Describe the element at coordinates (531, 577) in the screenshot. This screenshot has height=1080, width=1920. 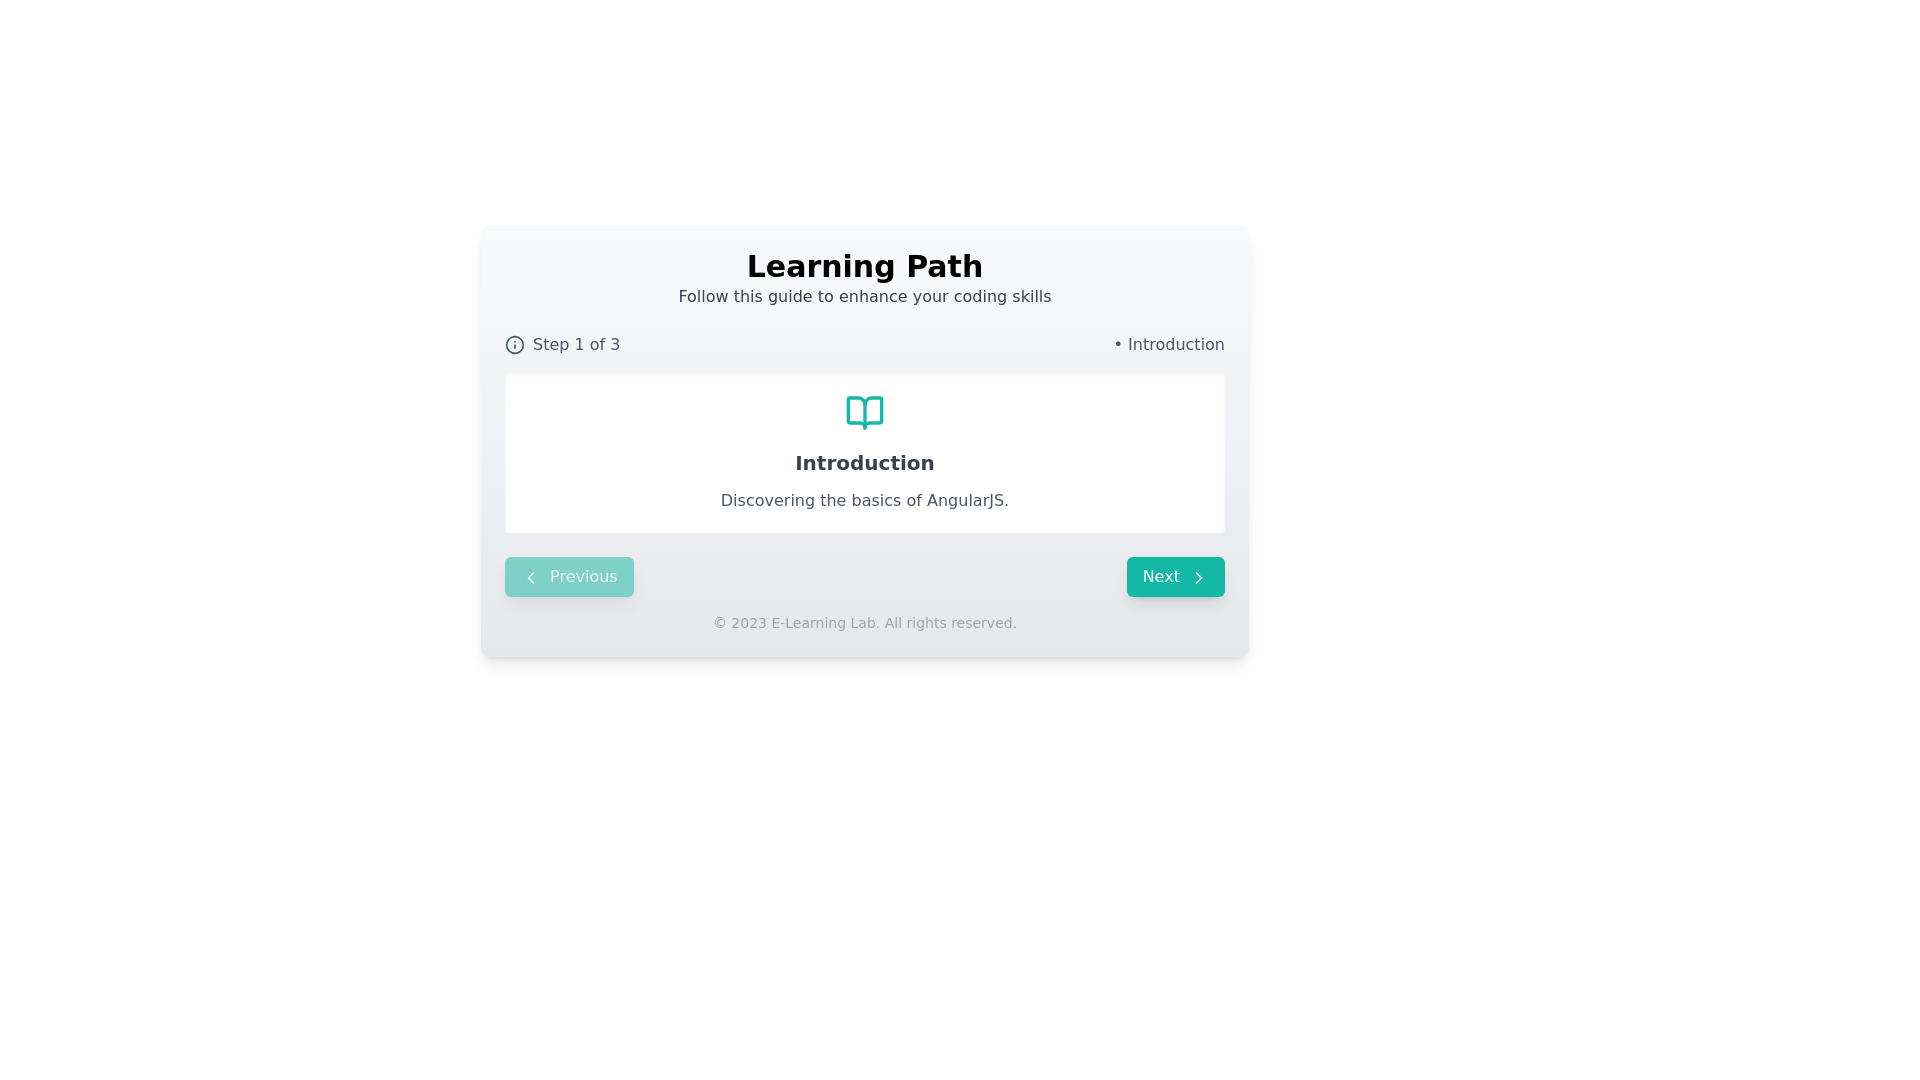
I see `keyboard navigation` at that location.